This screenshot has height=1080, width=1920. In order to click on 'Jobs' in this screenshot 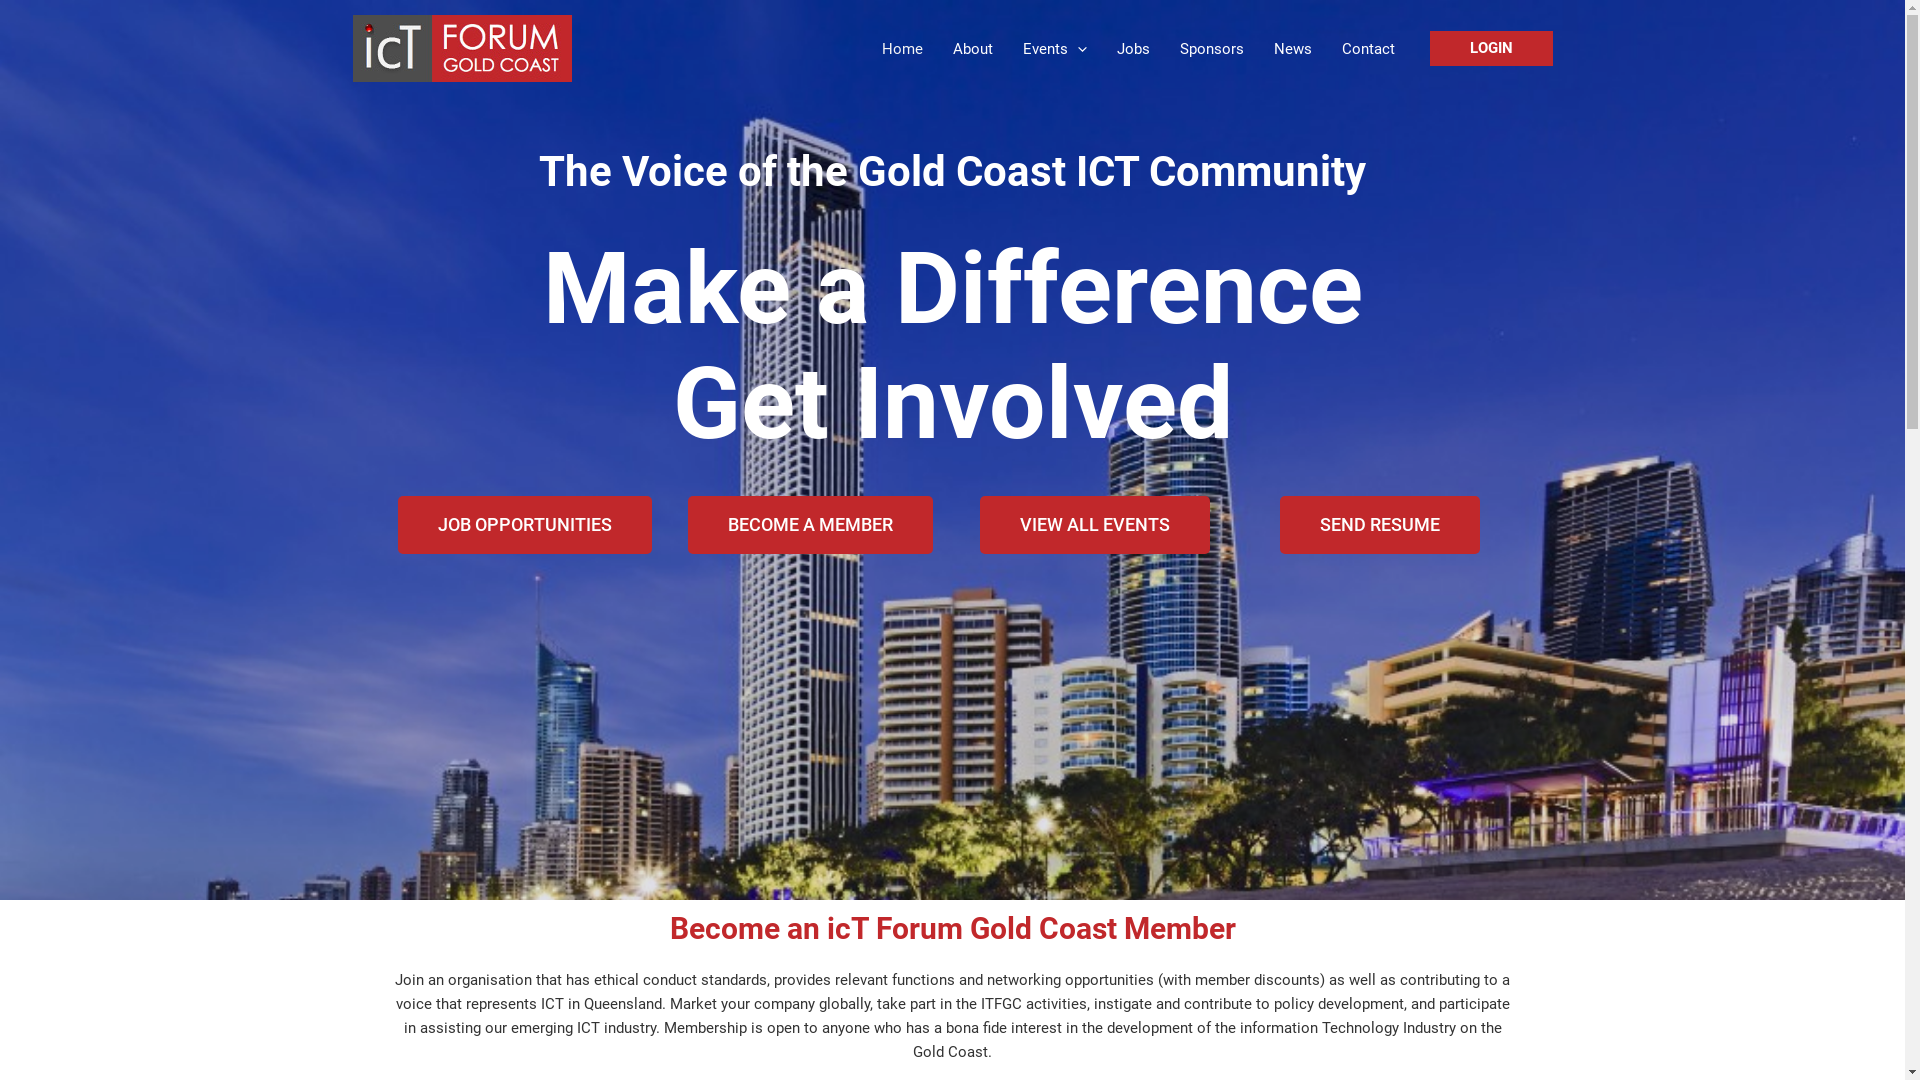, I will do `click(1133, 48)`.